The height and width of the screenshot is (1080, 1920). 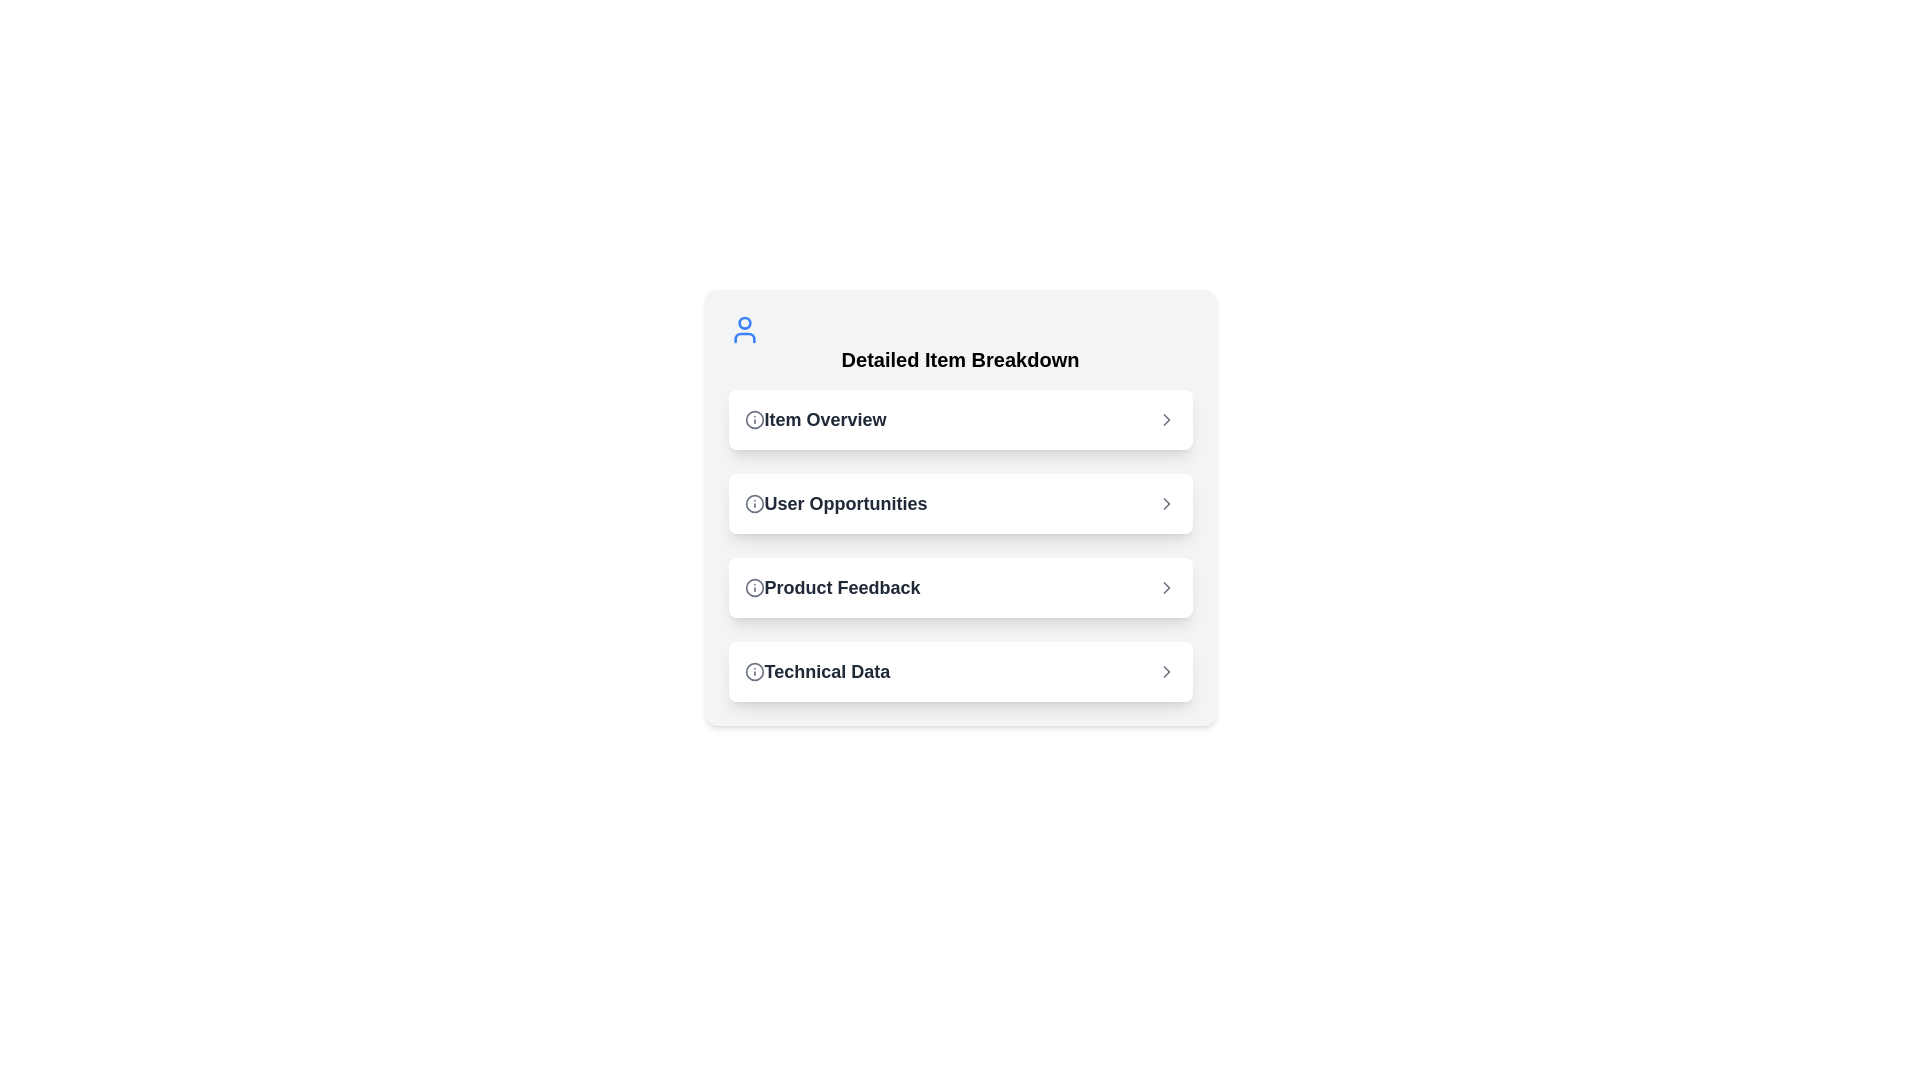 What do you see at coordinates (753, 419) in the screenshot?
I see `the decorative vector graphic element forming part of the informational icon located to the left of the 'Item Overview' list item text to view it and recognize its context within the icon` at bounding box center [753, 419].